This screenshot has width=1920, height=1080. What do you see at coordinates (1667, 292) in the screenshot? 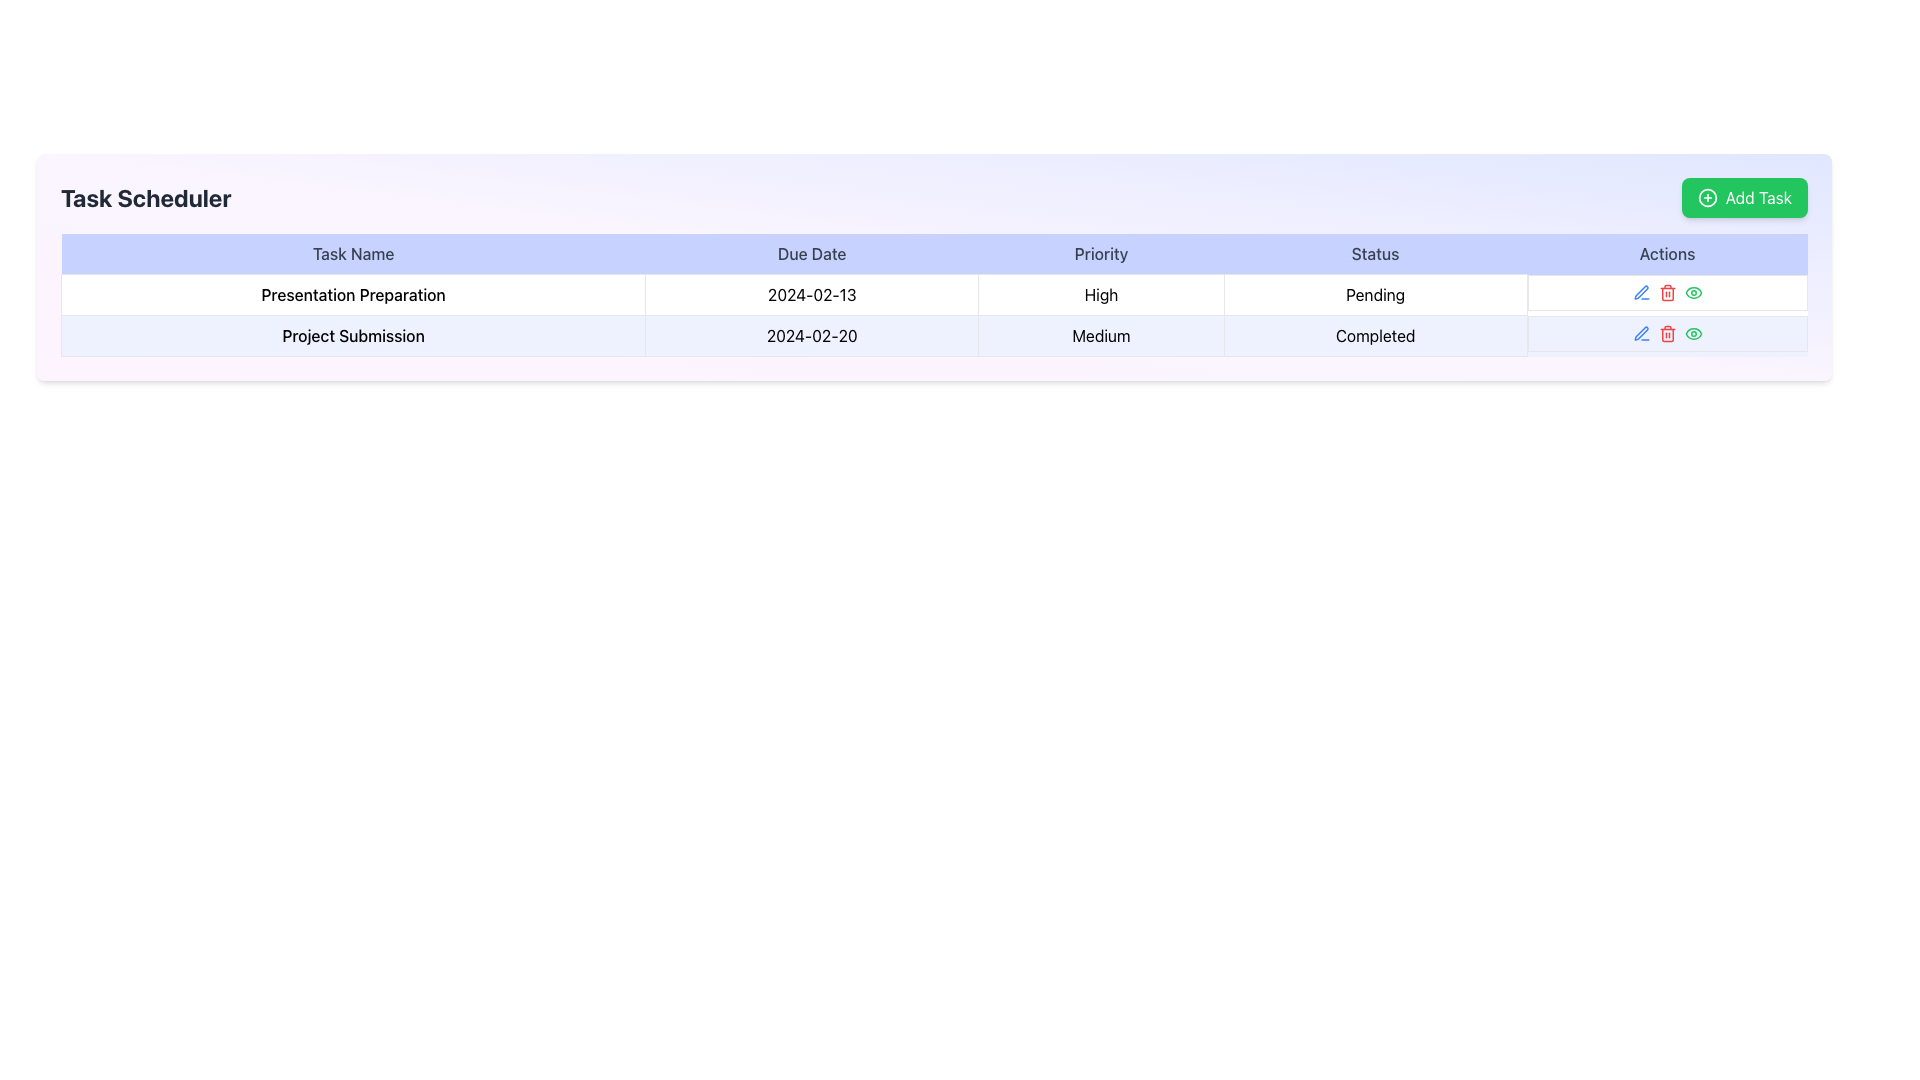
I see `the red trash bin icon located in the 'Actions' column of the row labeled 'Presentation Preparation'` at bounding box center [1667, 292].